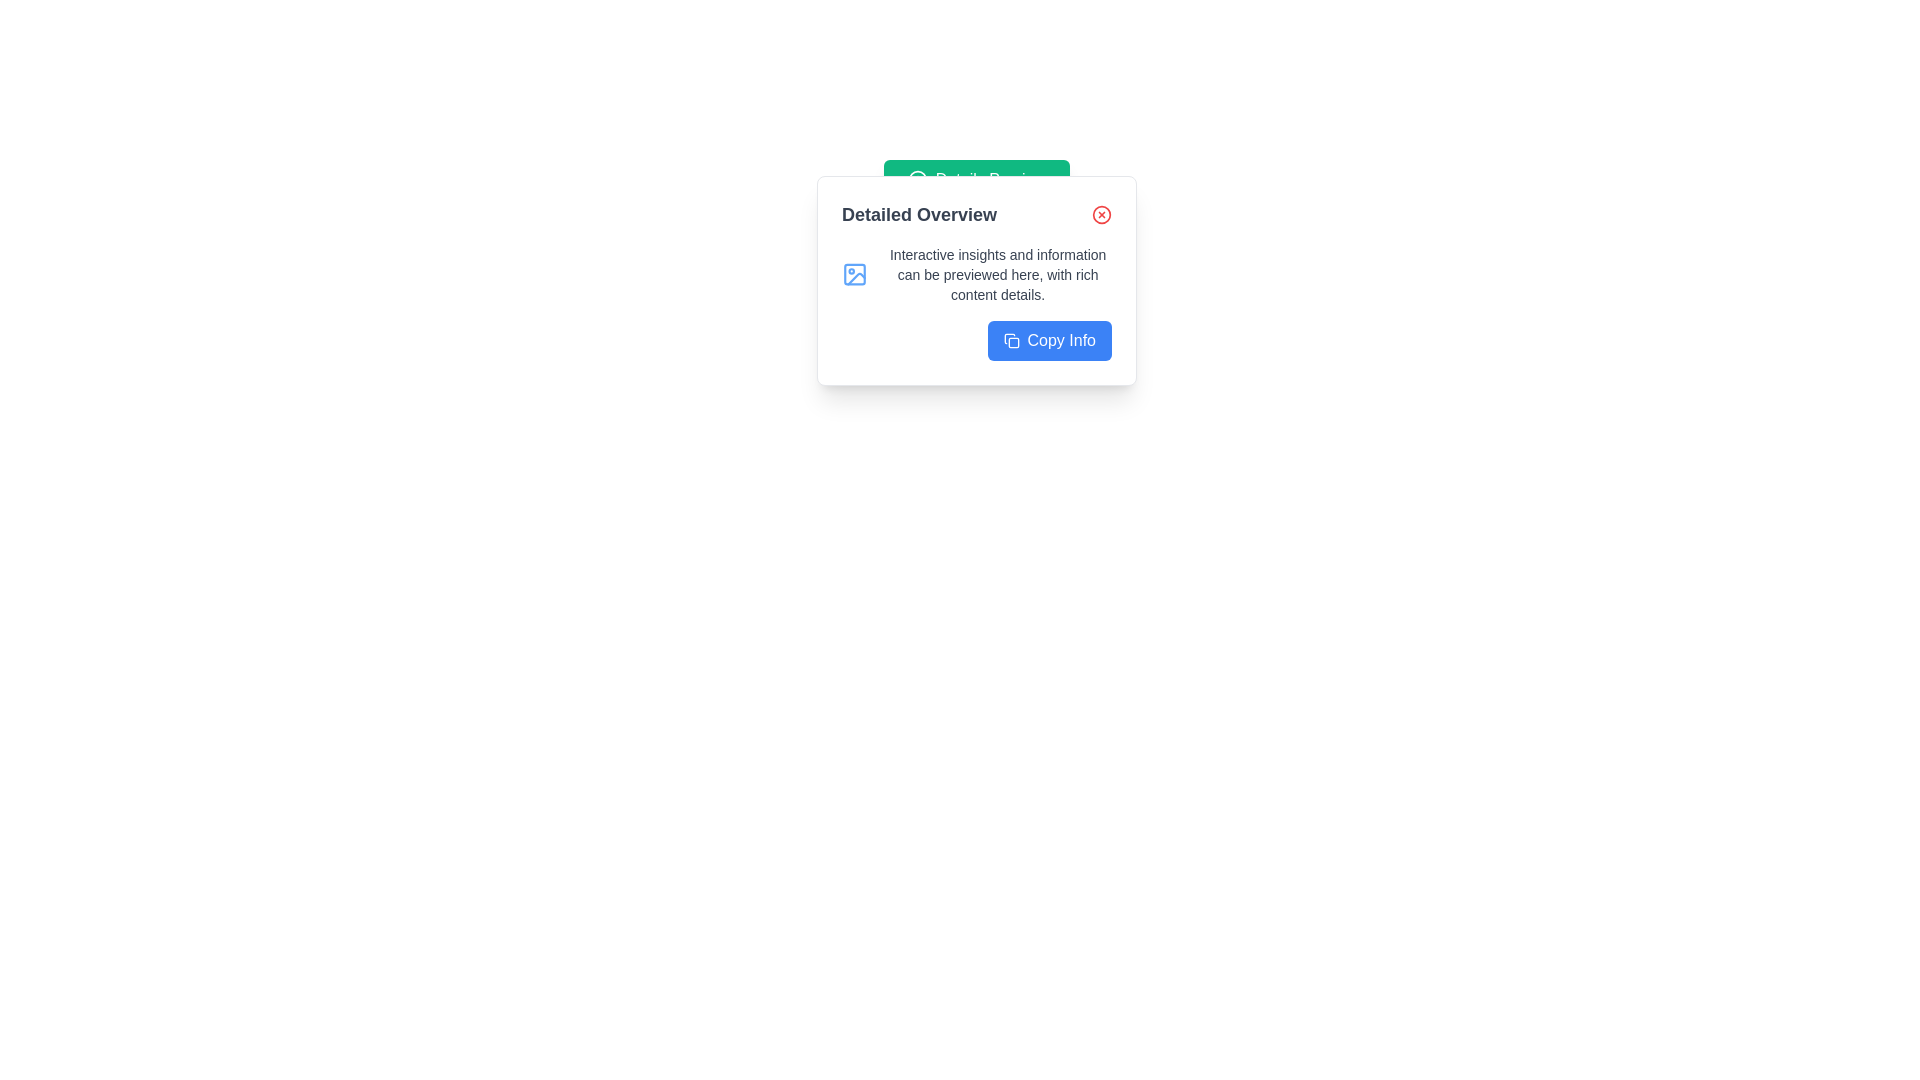  I want to click on the central circle of the information icon located at the top of the dialog box near the title 'Detailed Overview', so click(916, 180).